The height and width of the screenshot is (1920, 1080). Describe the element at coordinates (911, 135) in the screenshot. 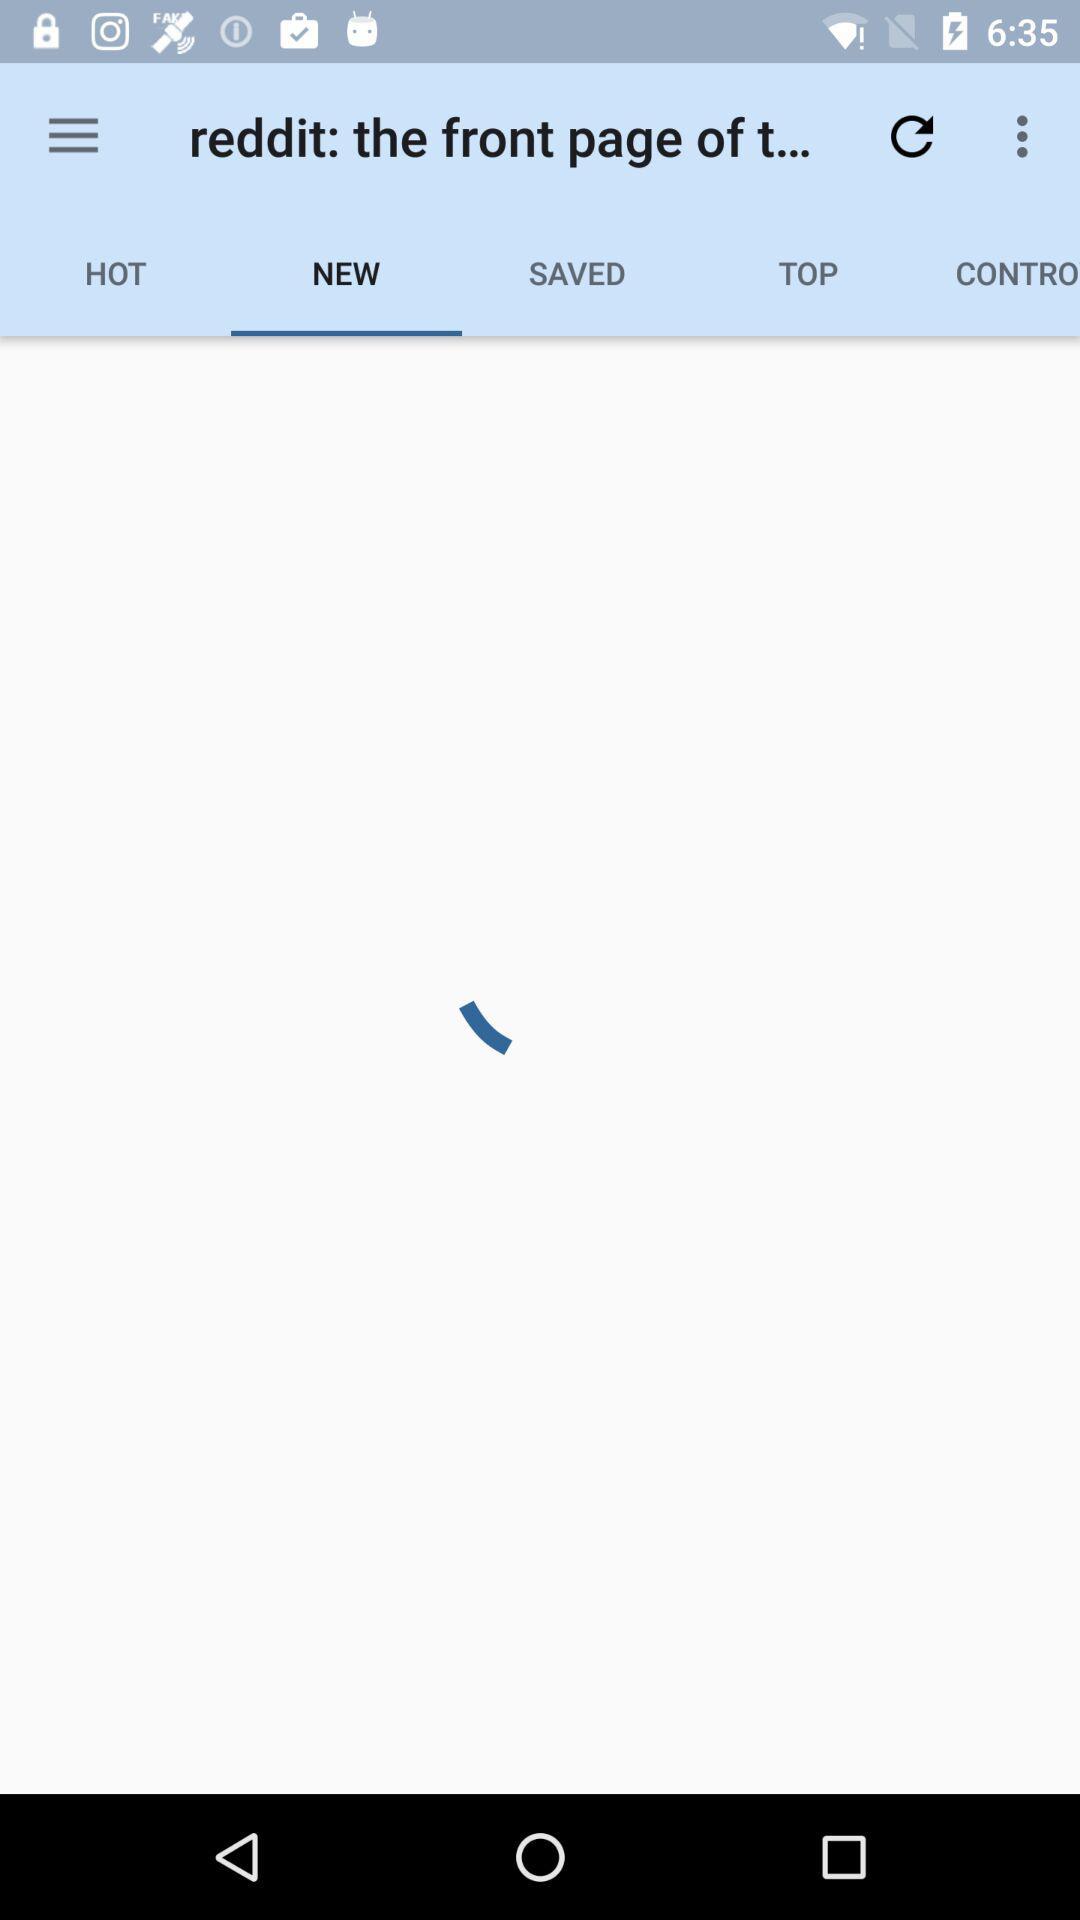

I see `the icon above top item` at that location.